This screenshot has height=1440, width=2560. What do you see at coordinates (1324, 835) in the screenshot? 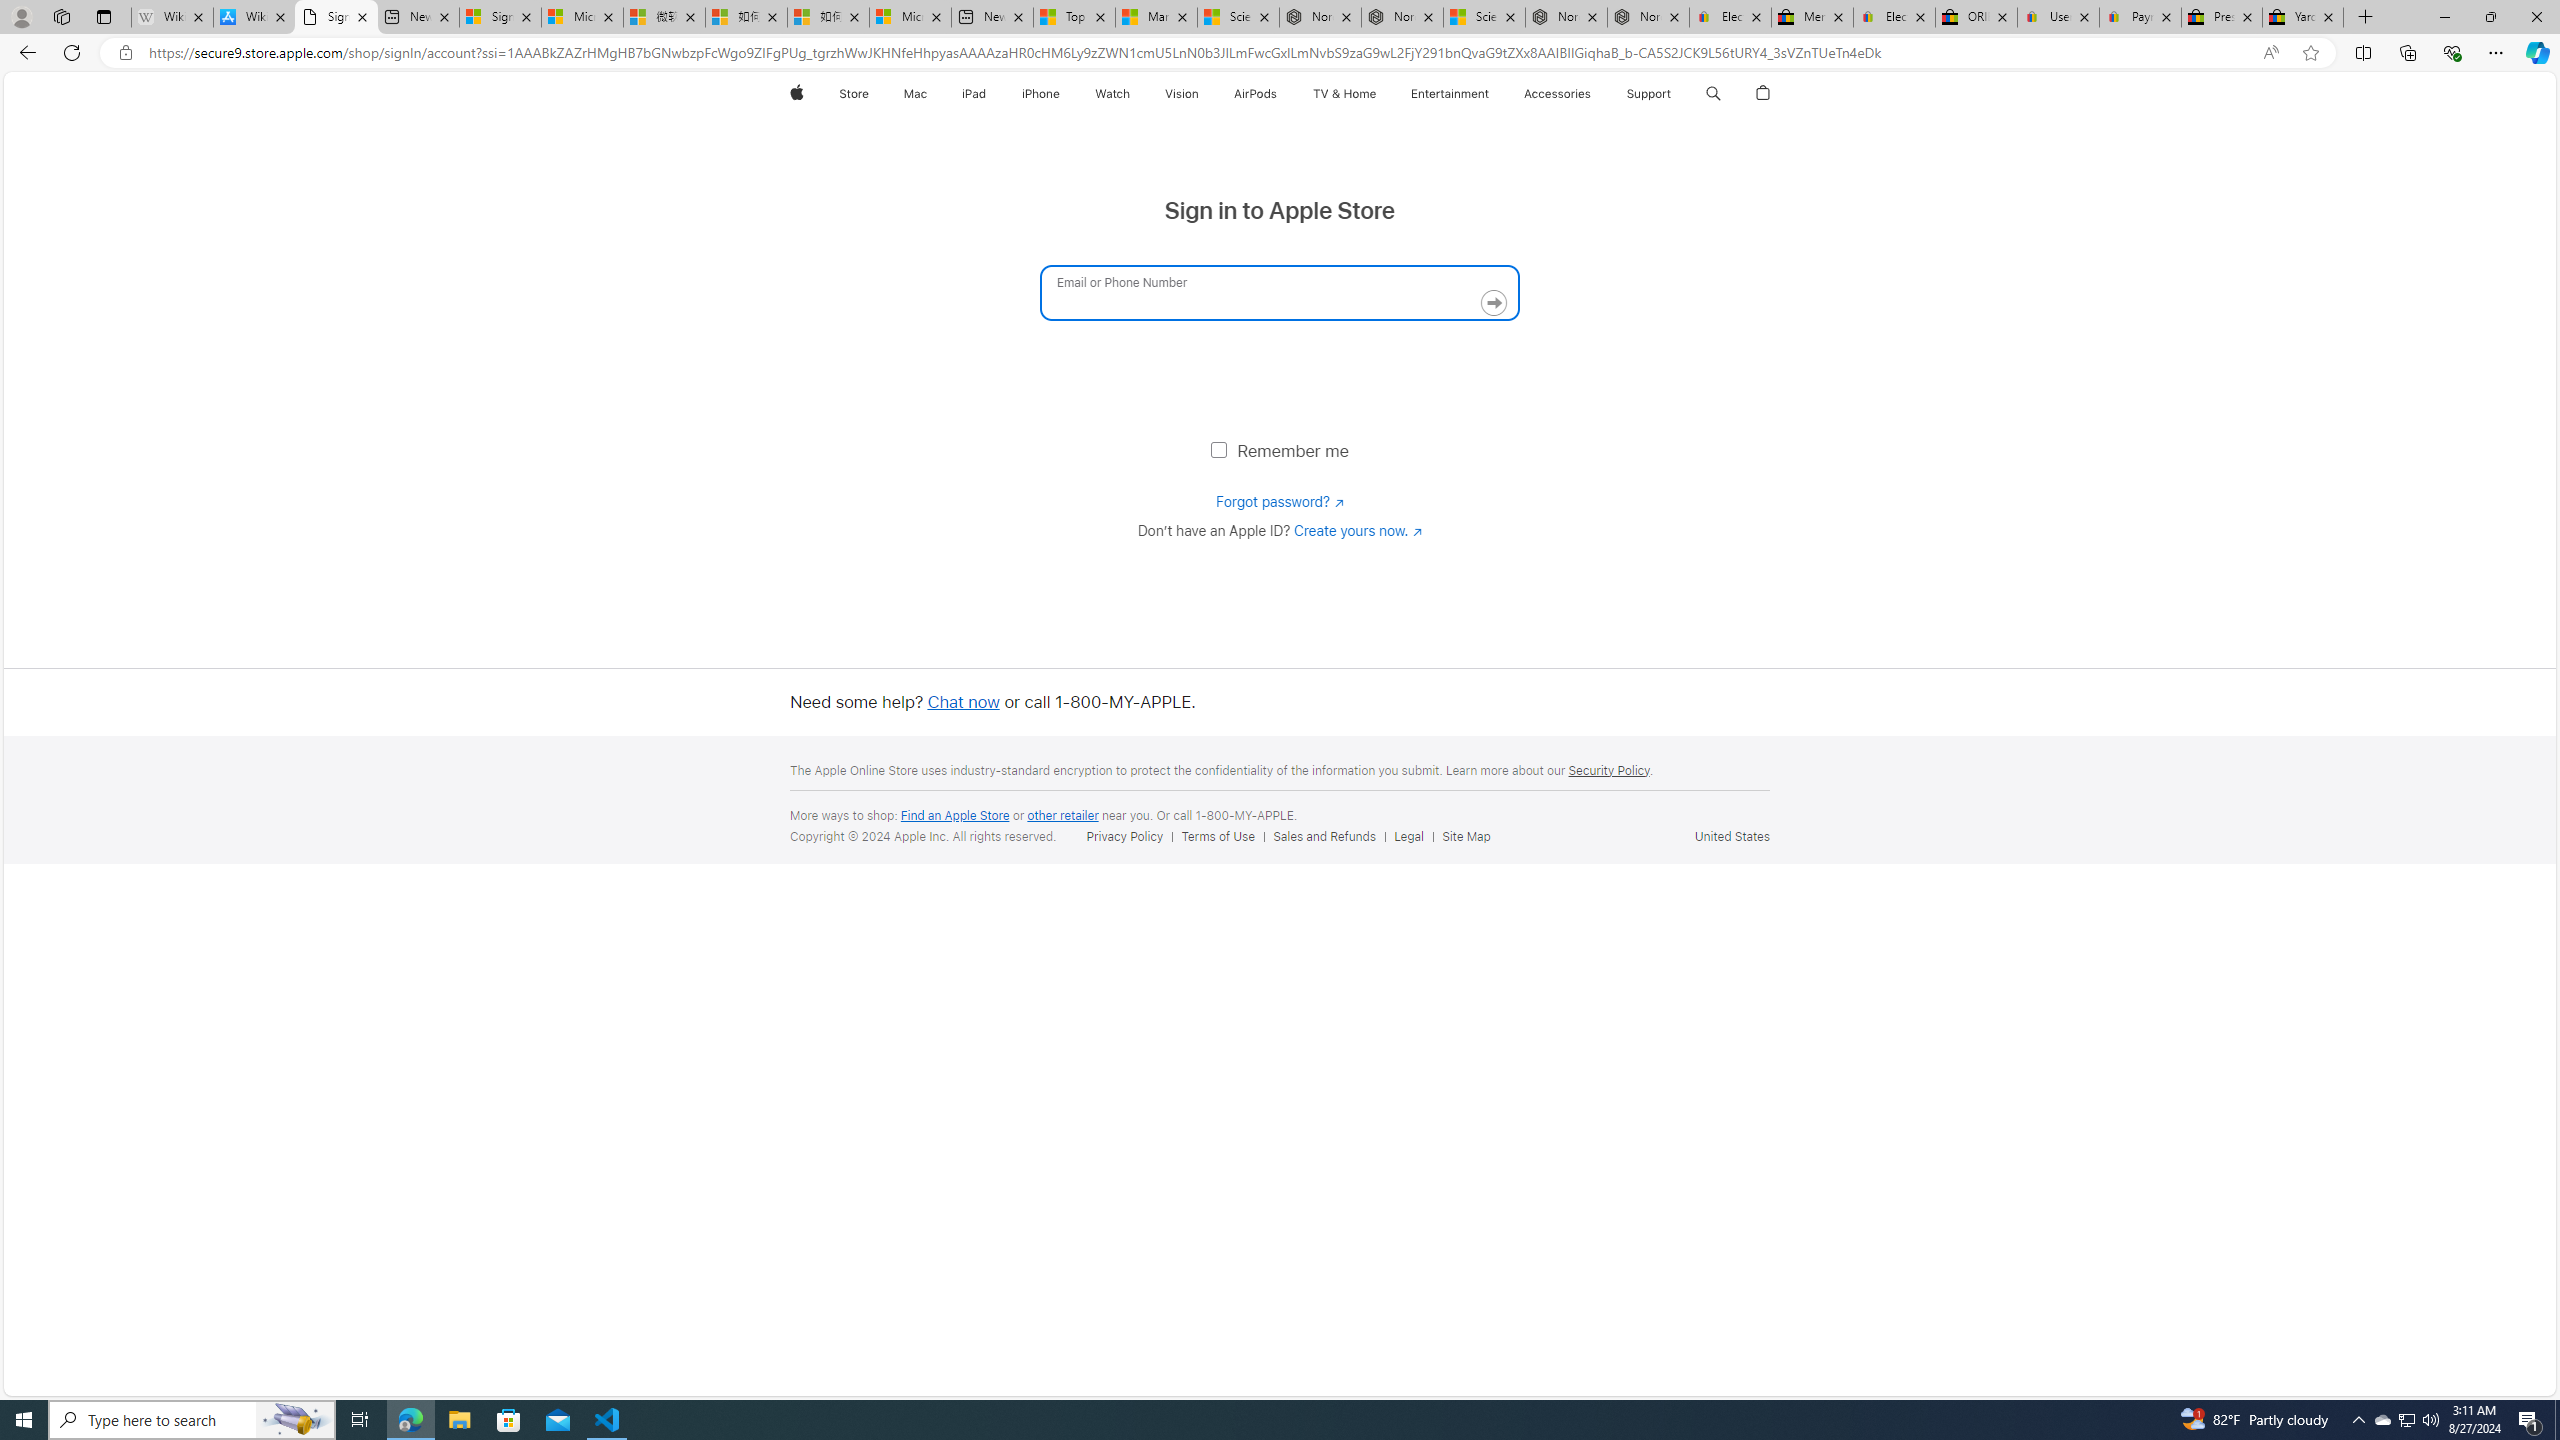
I see `'Sales and Refunds'` at bounding box center [1324, 835].